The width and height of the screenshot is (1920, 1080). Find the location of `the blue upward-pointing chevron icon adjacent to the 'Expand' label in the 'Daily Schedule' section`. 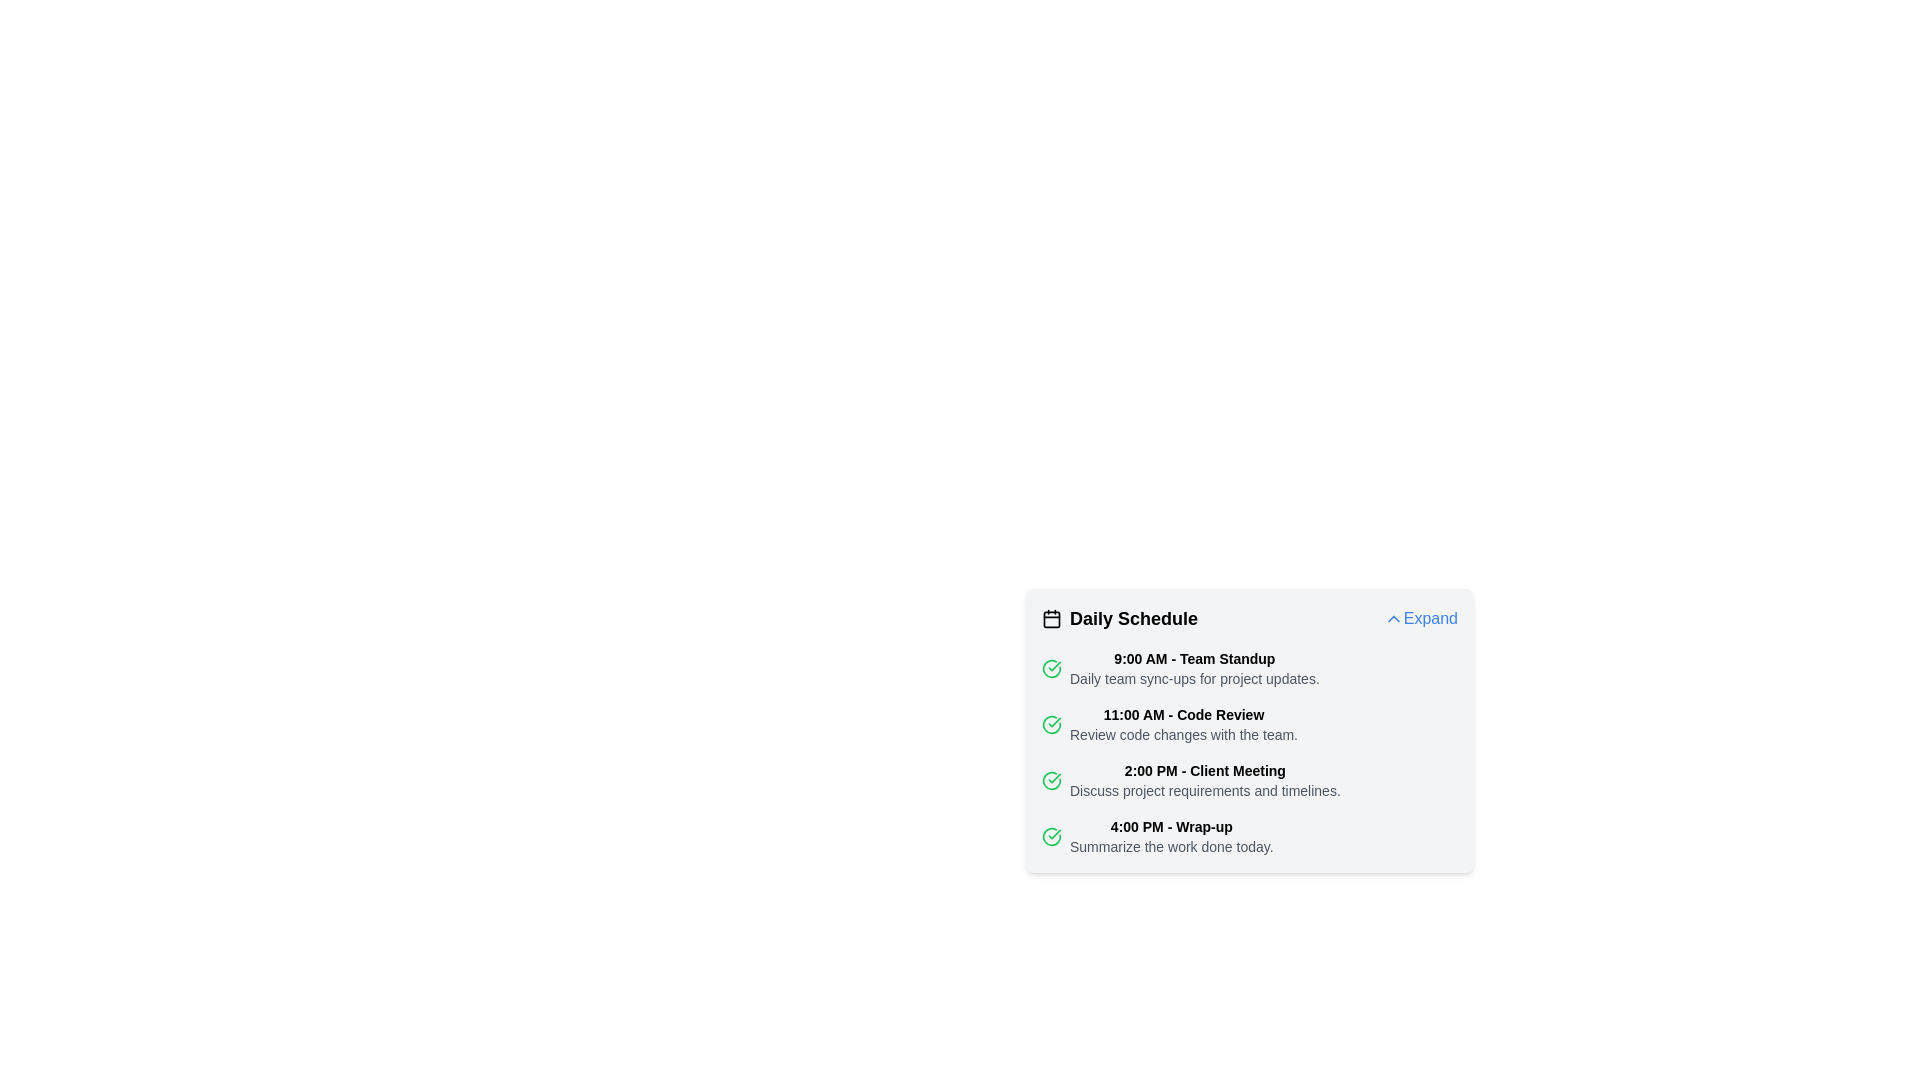

the blue upward-pointing chevron icon adjacent to the 'Expand' label in the 'Daily Schedule' section is located at coordinates (1392, 617).